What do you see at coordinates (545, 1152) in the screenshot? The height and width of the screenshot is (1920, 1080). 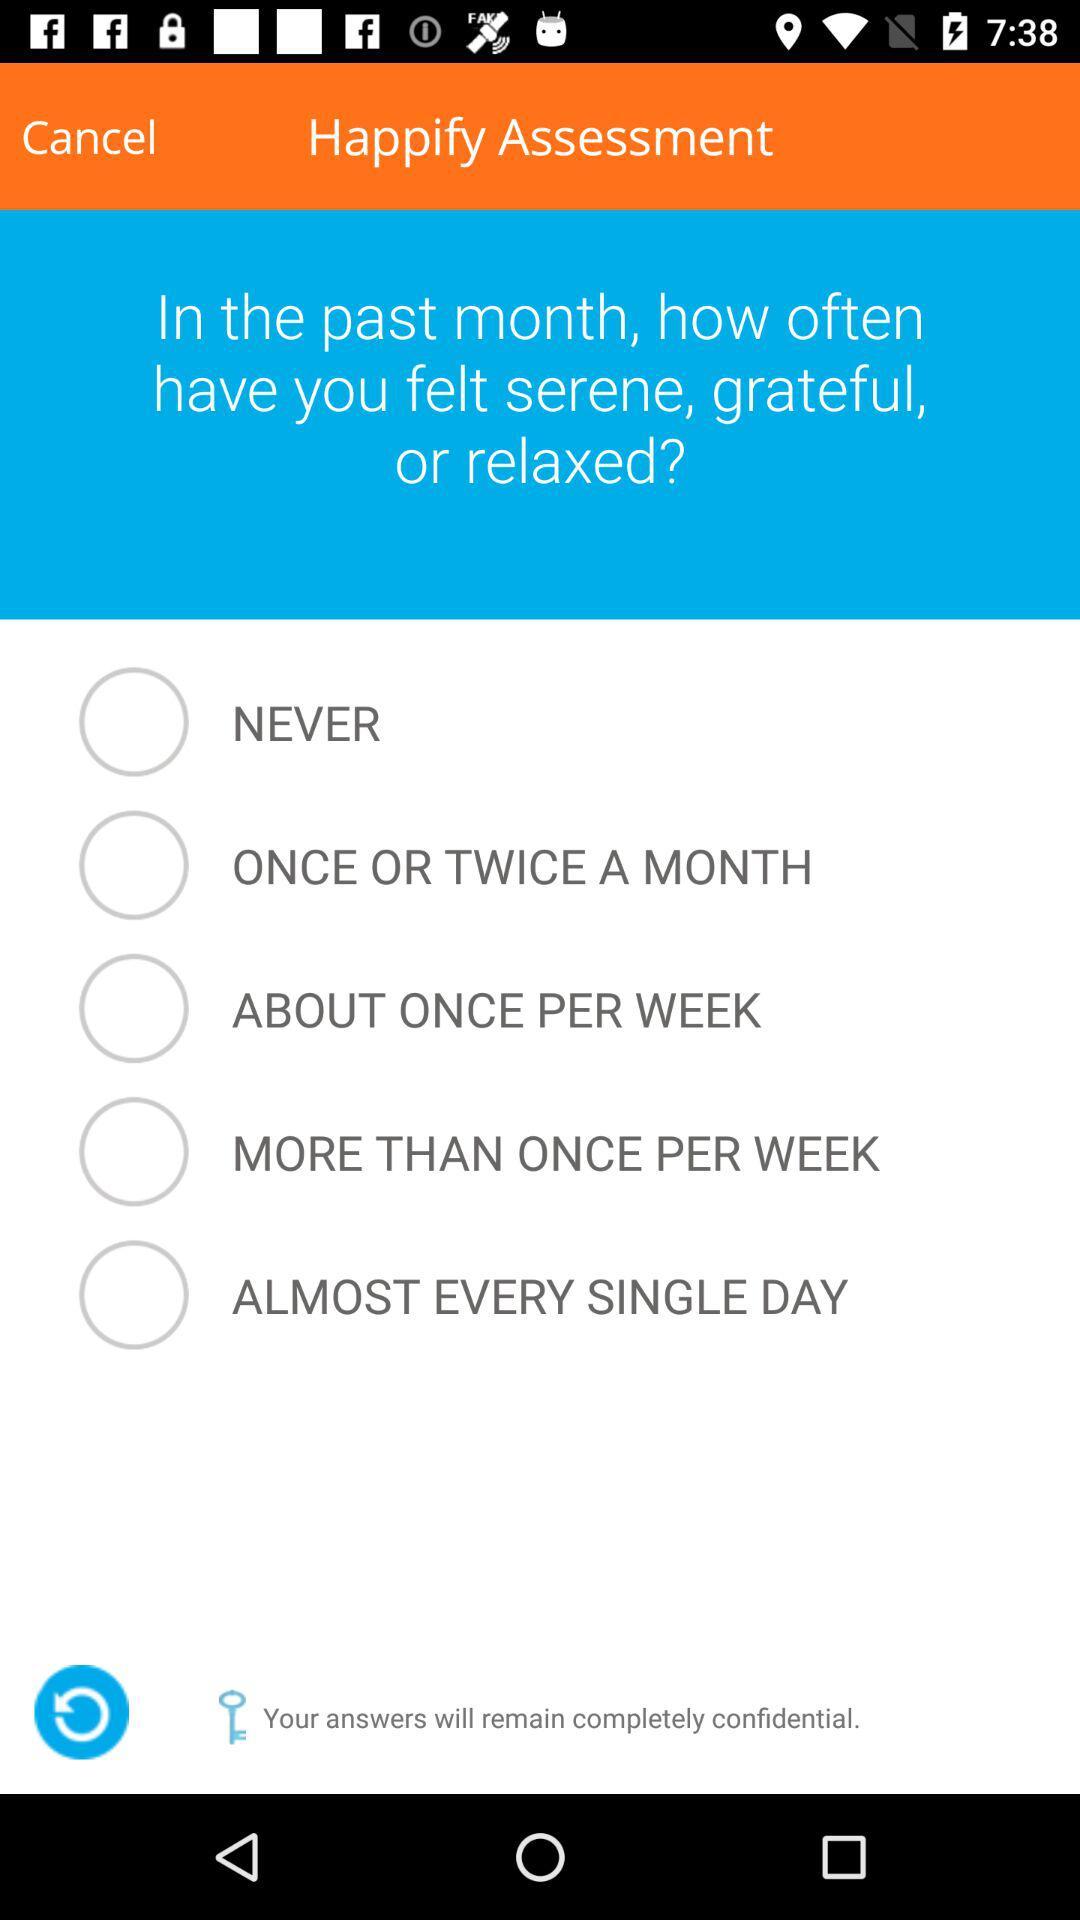 I see `more than once per week` at bounding box center [545, 1152].